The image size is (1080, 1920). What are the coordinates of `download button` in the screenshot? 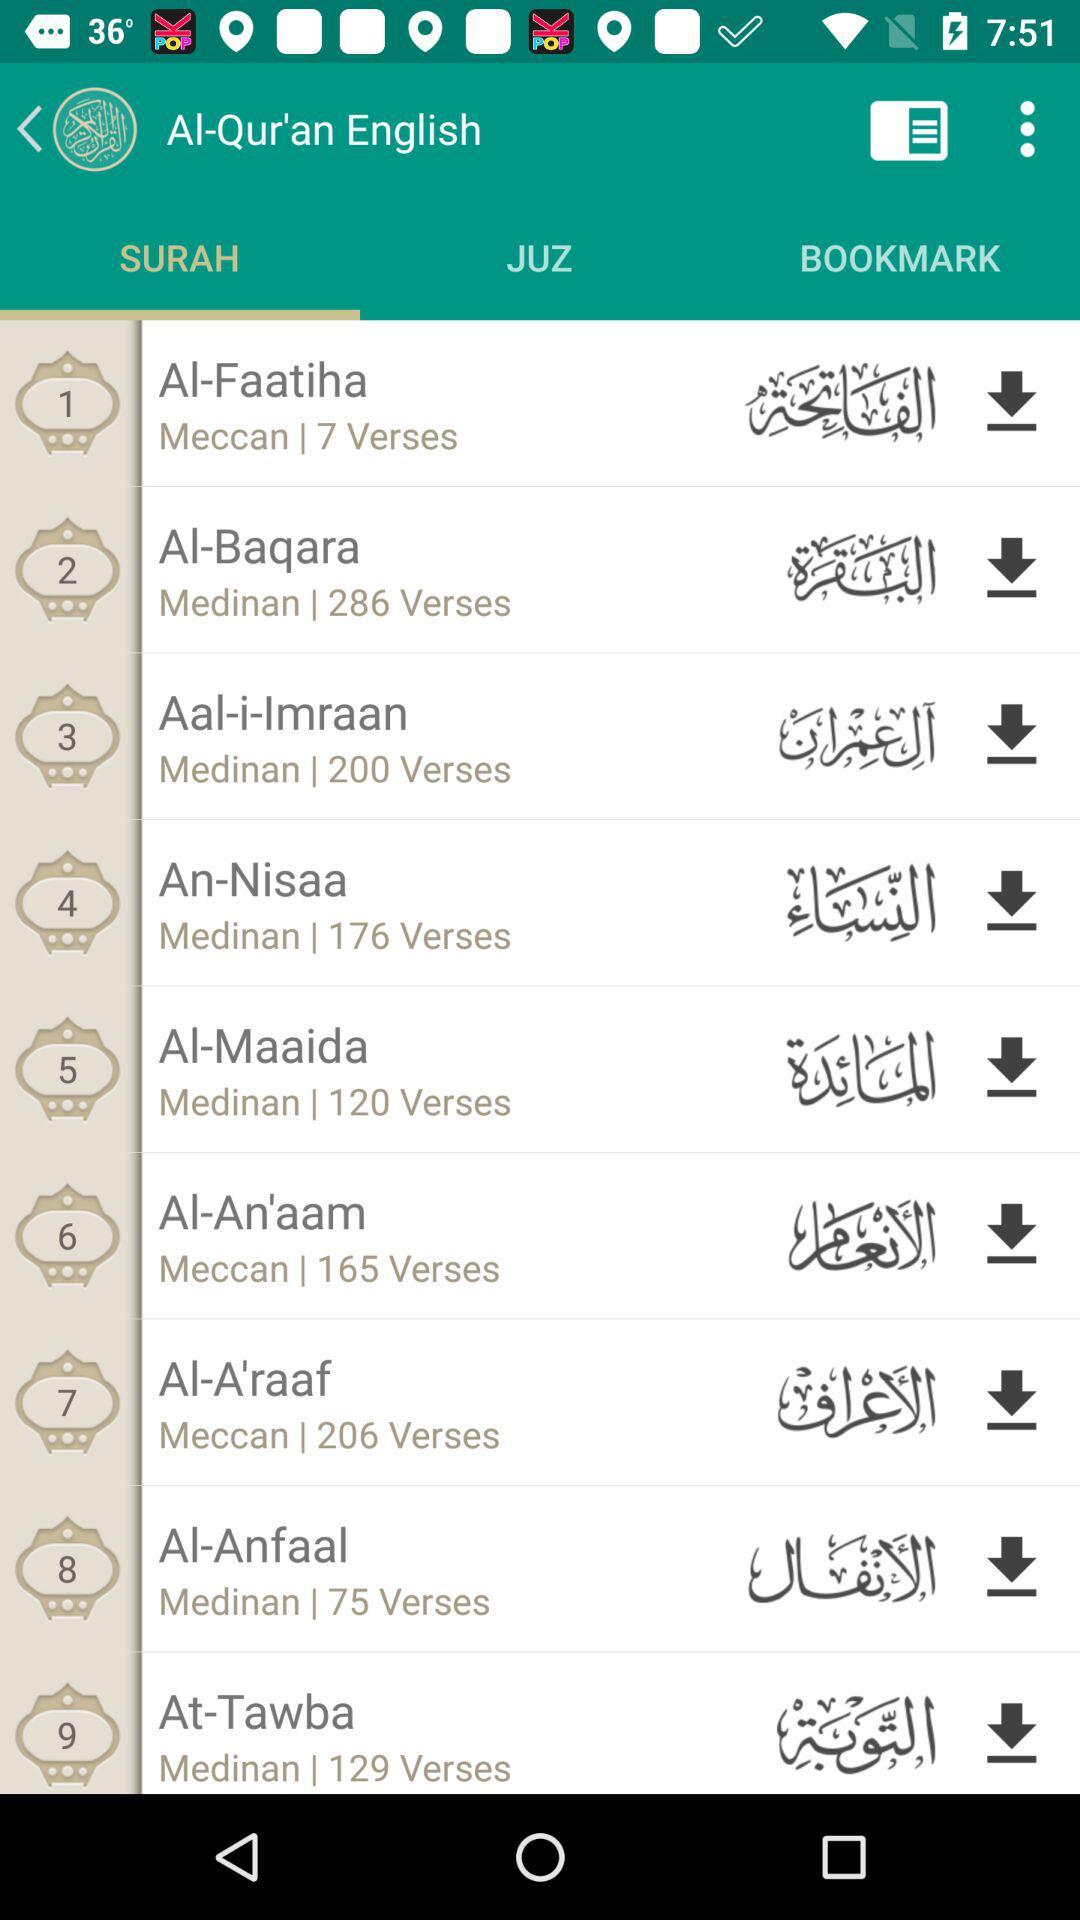 It's located at (1011, 901).